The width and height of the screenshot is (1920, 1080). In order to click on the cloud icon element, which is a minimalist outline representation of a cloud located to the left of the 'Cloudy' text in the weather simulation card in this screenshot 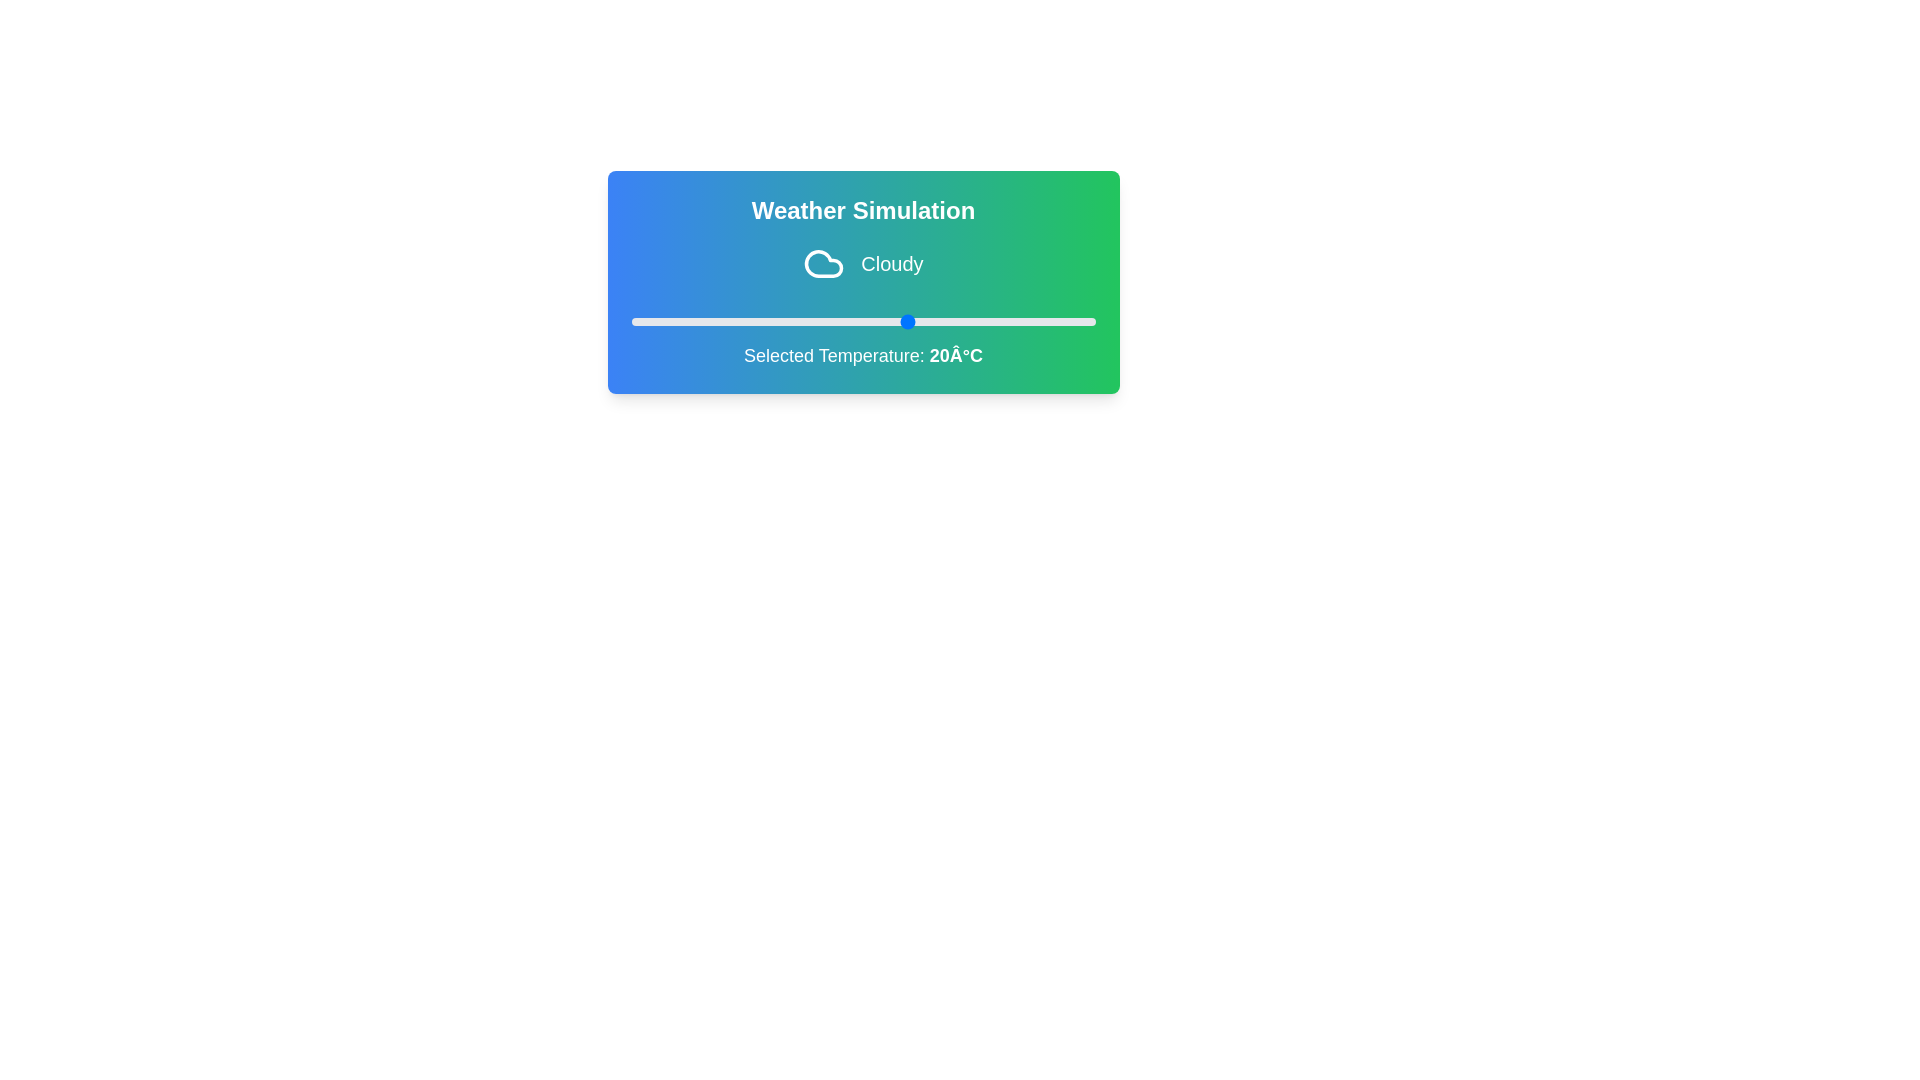, I will do `click(824, 262)`.